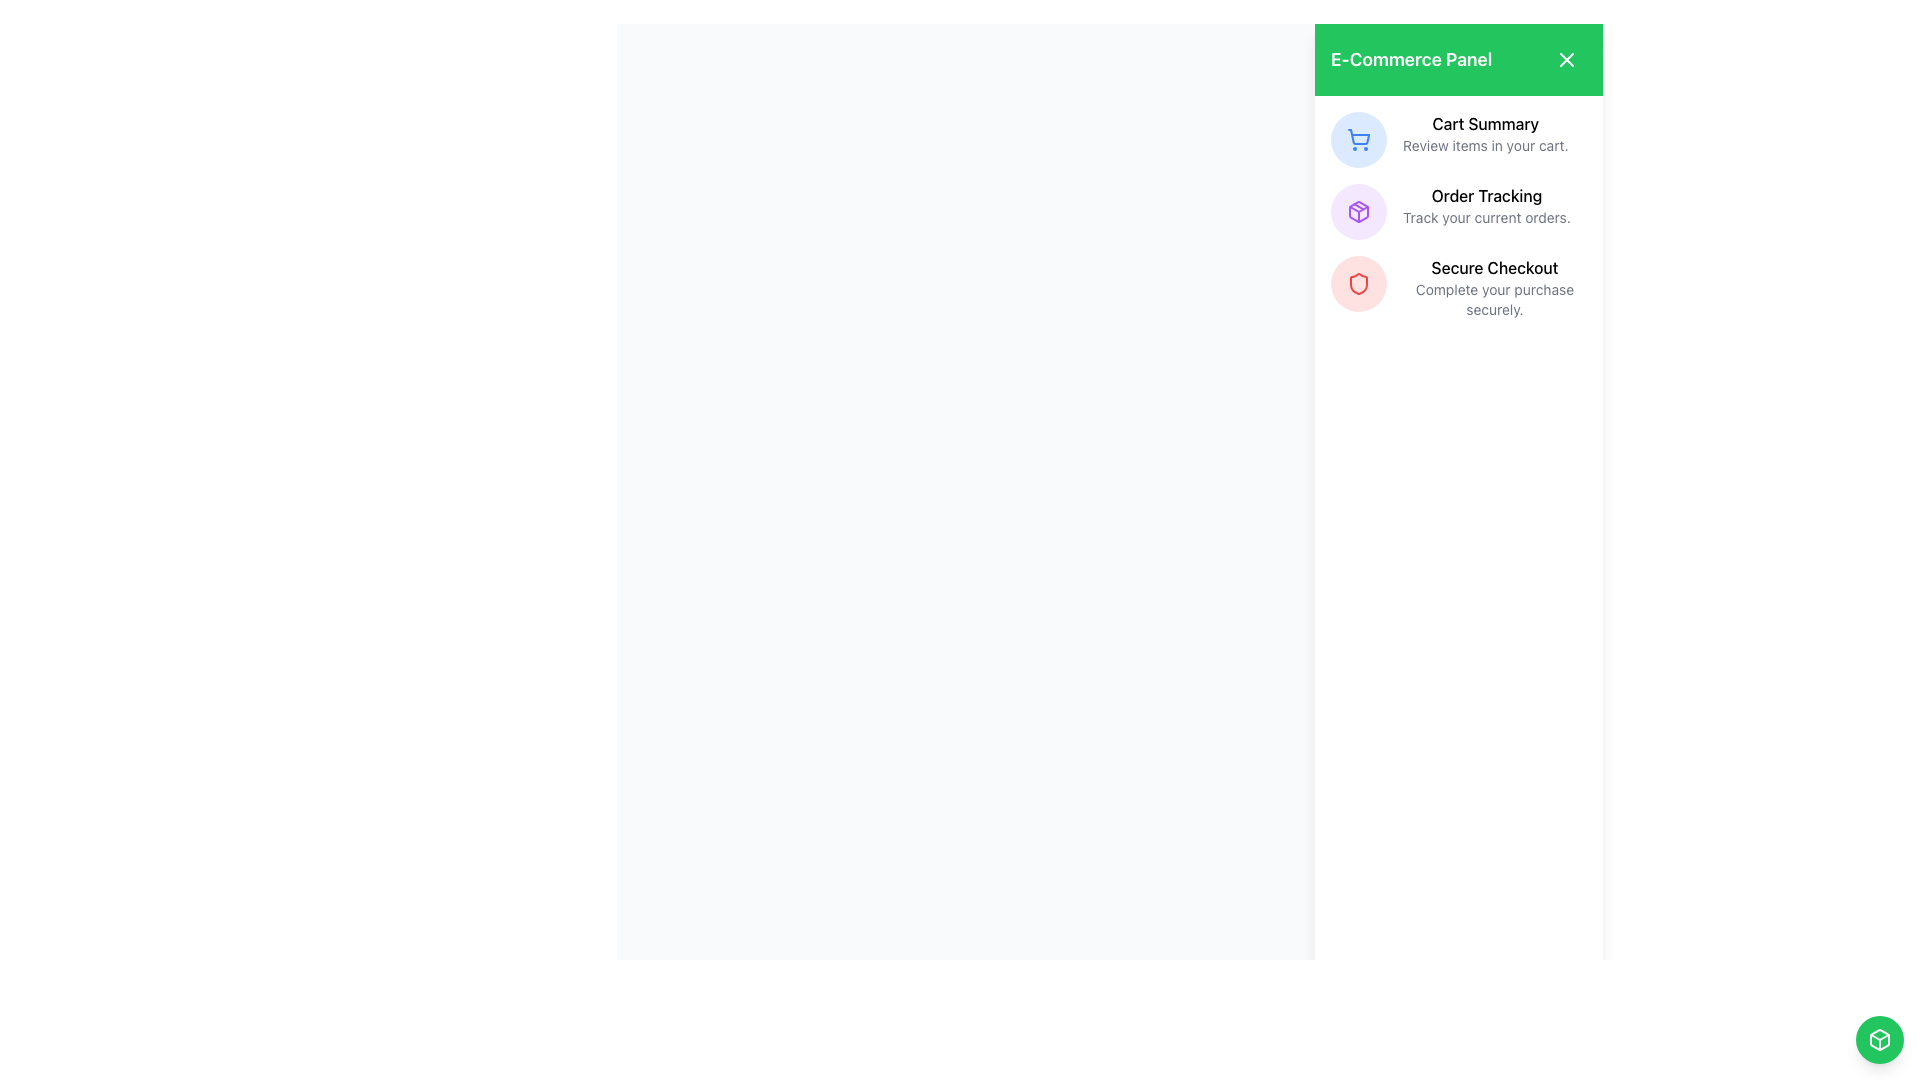  Describe the element at coordinates (1358, 284) in the screenshot. I see `the 'Secure Checkout' icon, which visually represents secure transactions with shield imagery, located in the E-Commerce Panel header` at that location.